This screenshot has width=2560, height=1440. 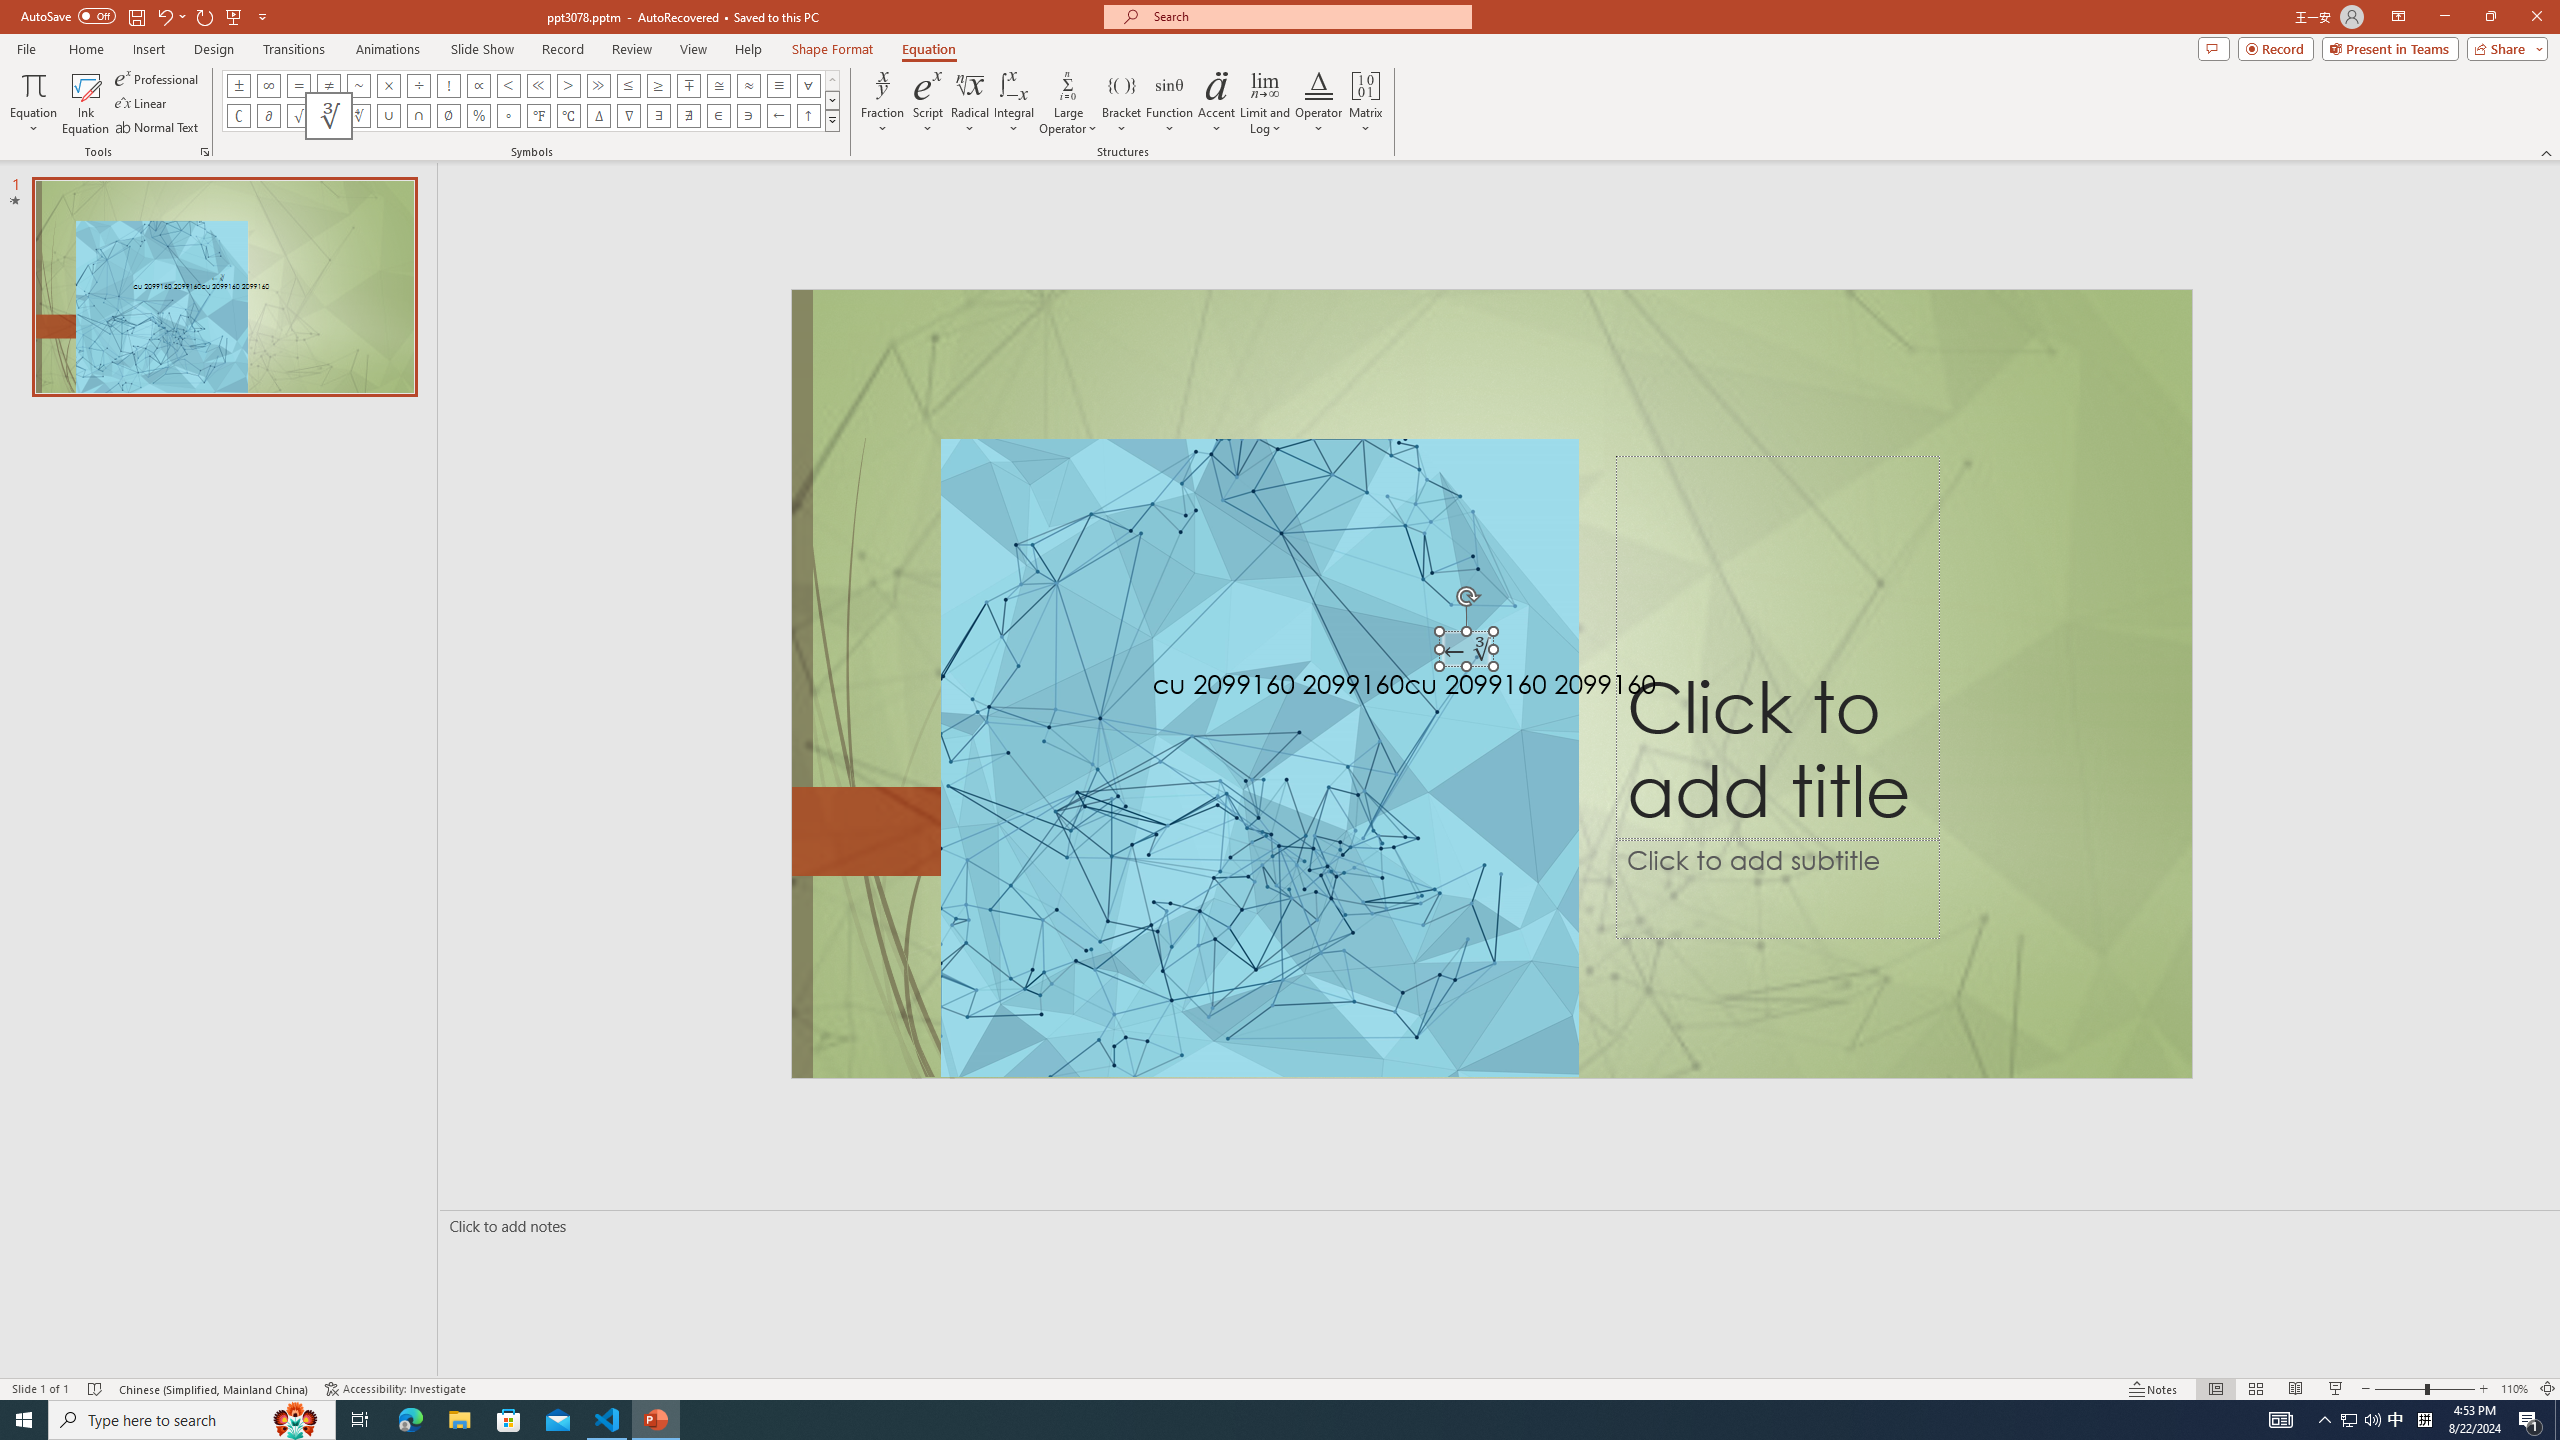 I want to click on 'Equation Symbol Intersection', so click(x=419, y=114).